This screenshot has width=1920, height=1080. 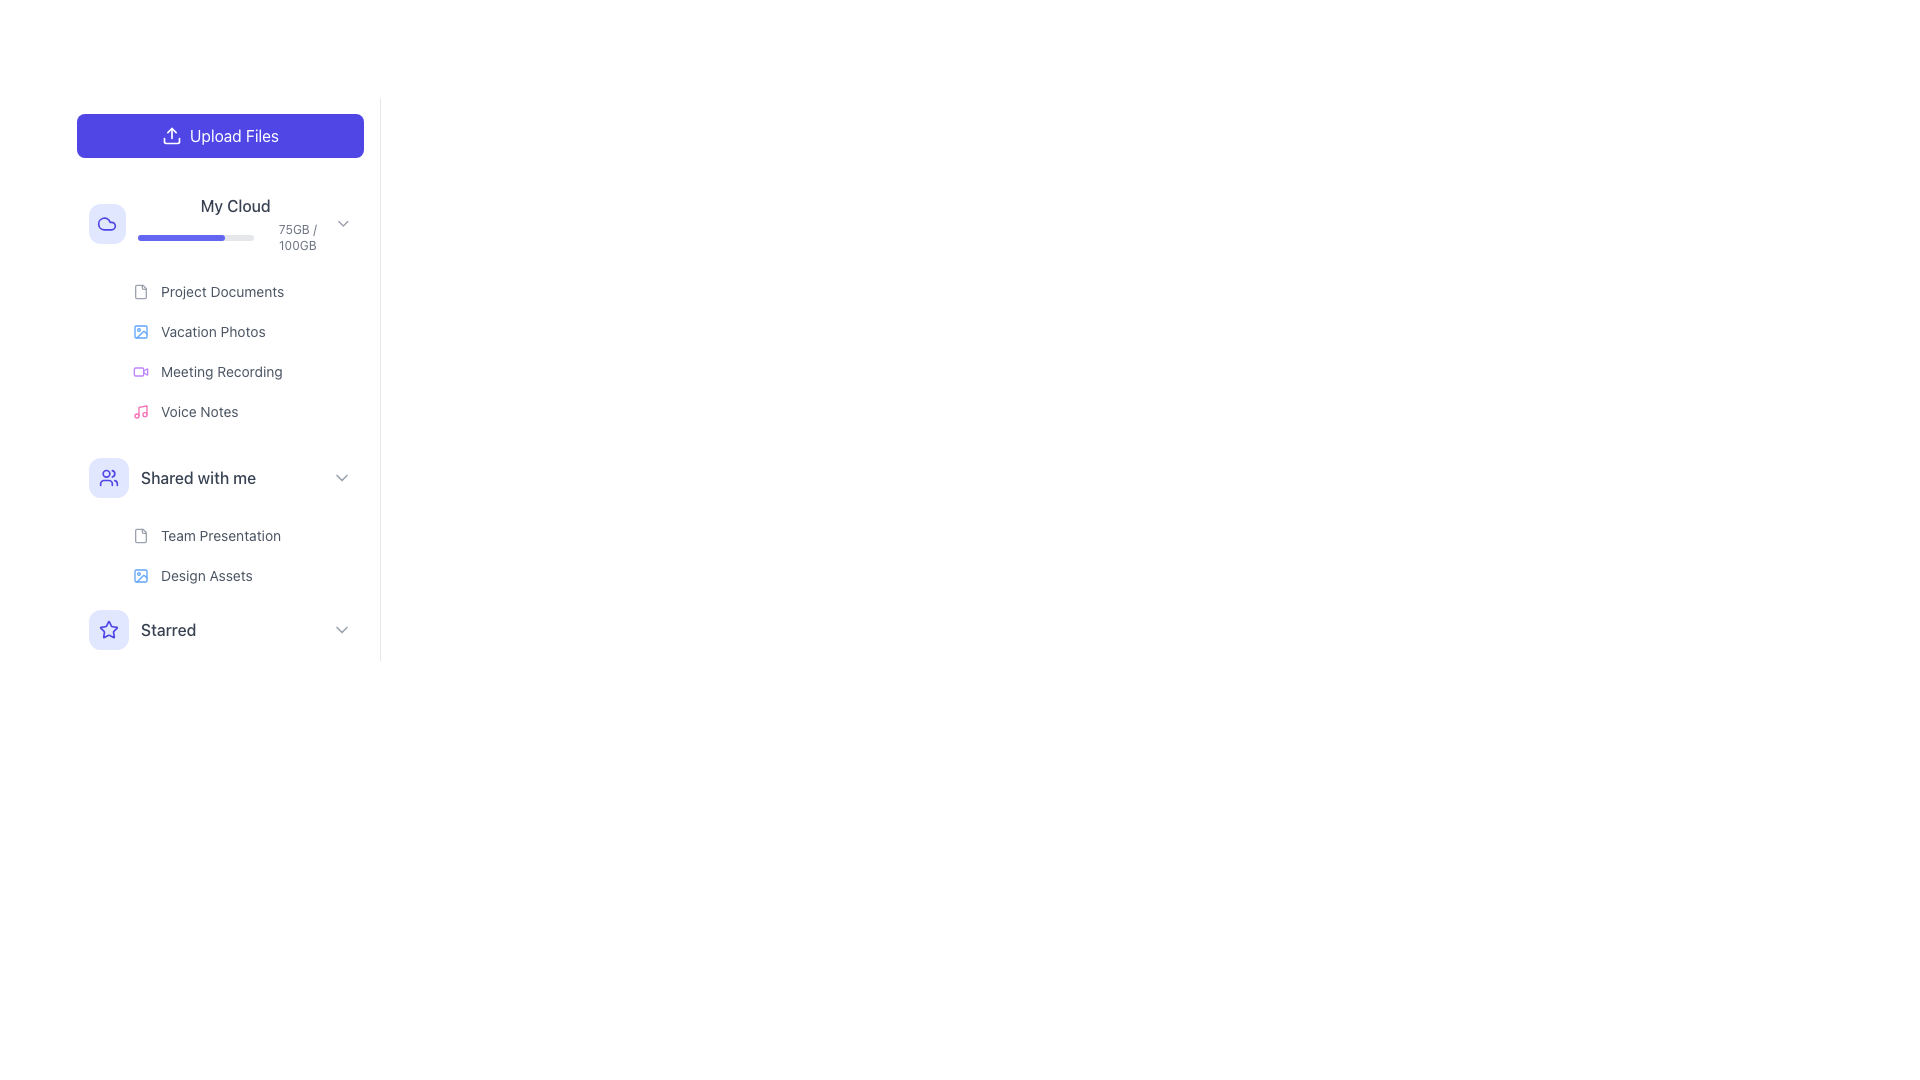 What do you see at coordinates (108, 628) in the screenshot?
I see `the graphical icon located in the left pane under the 'Starred' section, adjacent to the label 'Starred'` at bounding box center [108, 628].